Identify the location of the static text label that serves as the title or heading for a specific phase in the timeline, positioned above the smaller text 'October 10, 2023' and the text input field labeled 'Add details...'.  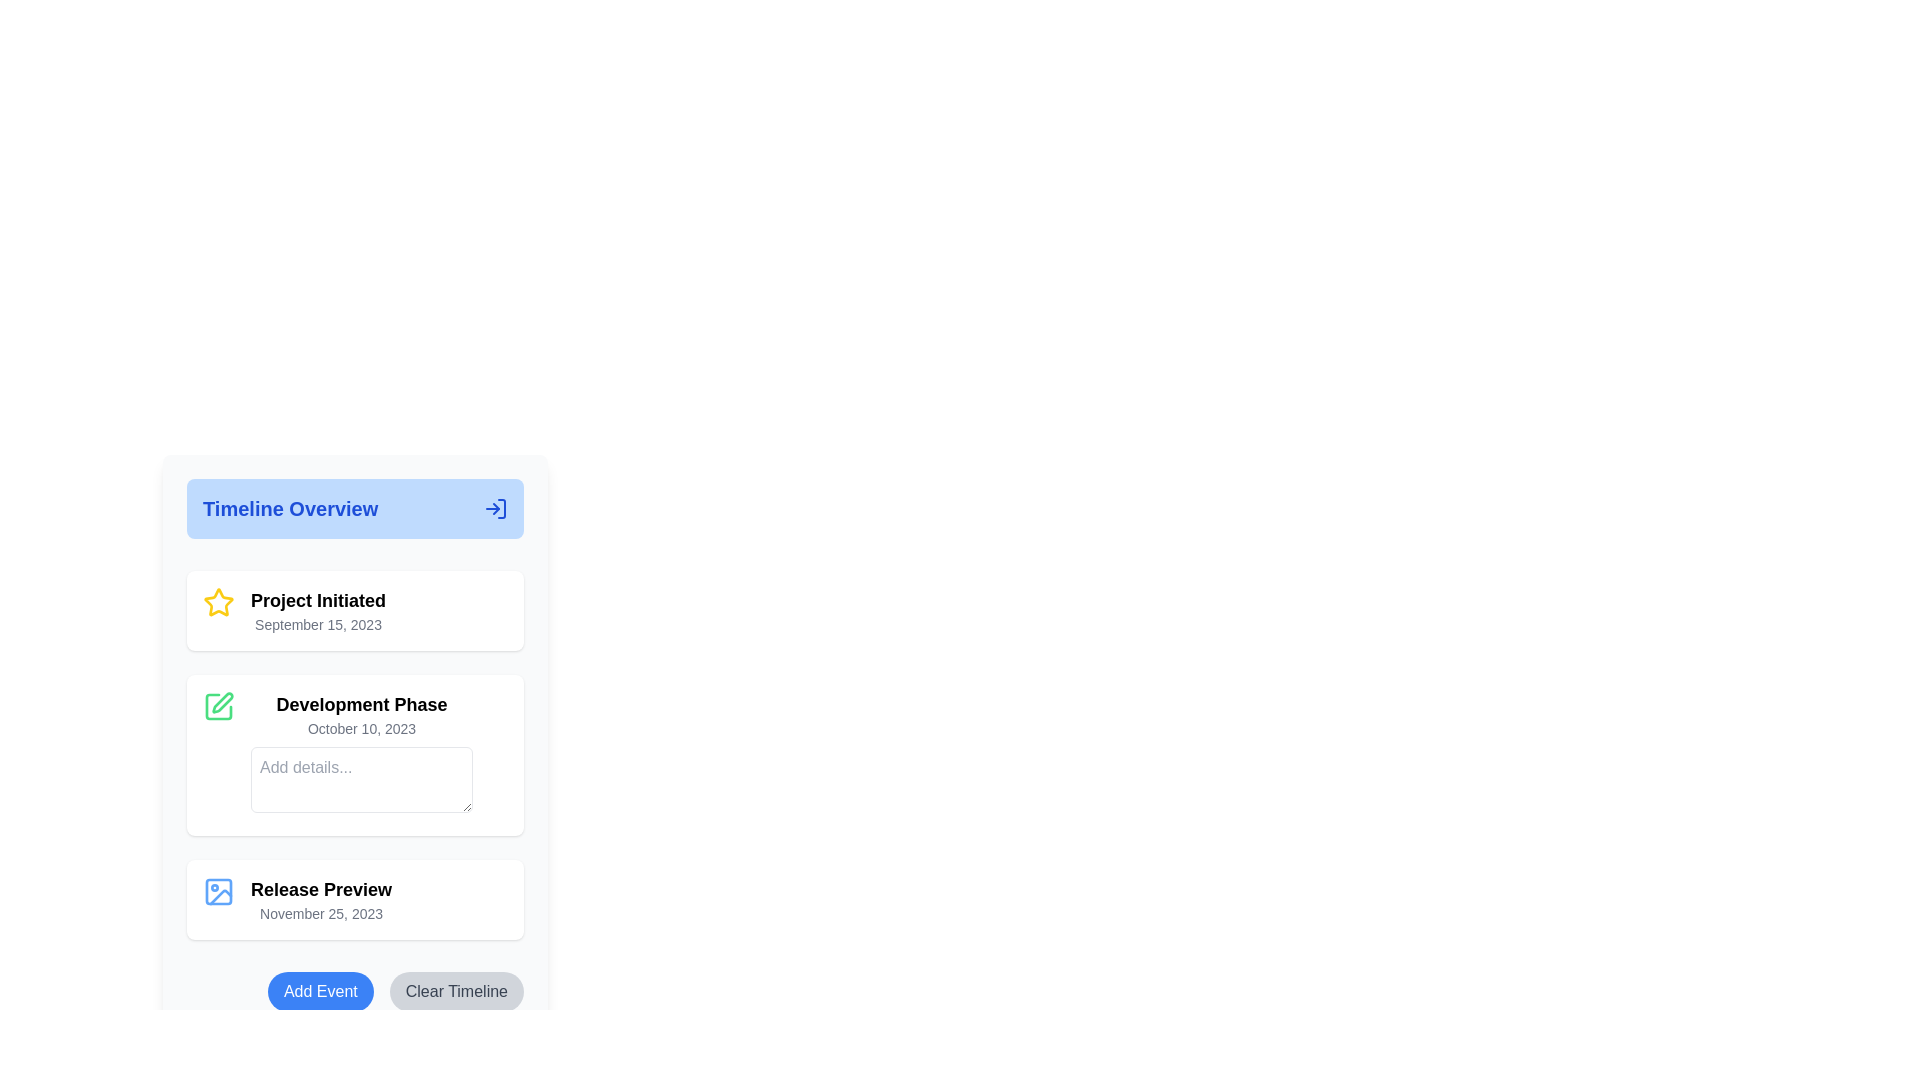
(361, 704).